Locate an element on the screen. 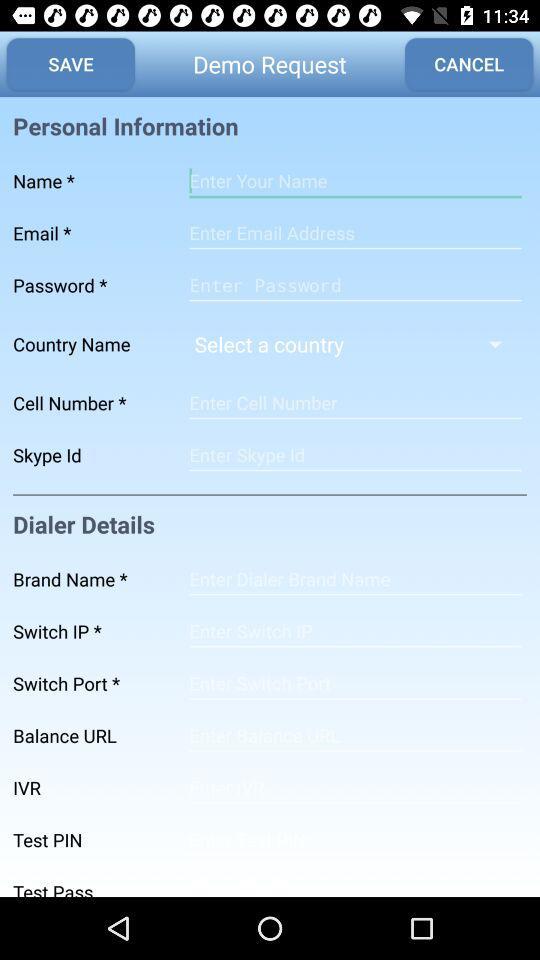 The width and height of the screenshot is (540, 960). skype id is located at coordinates (354, 455).